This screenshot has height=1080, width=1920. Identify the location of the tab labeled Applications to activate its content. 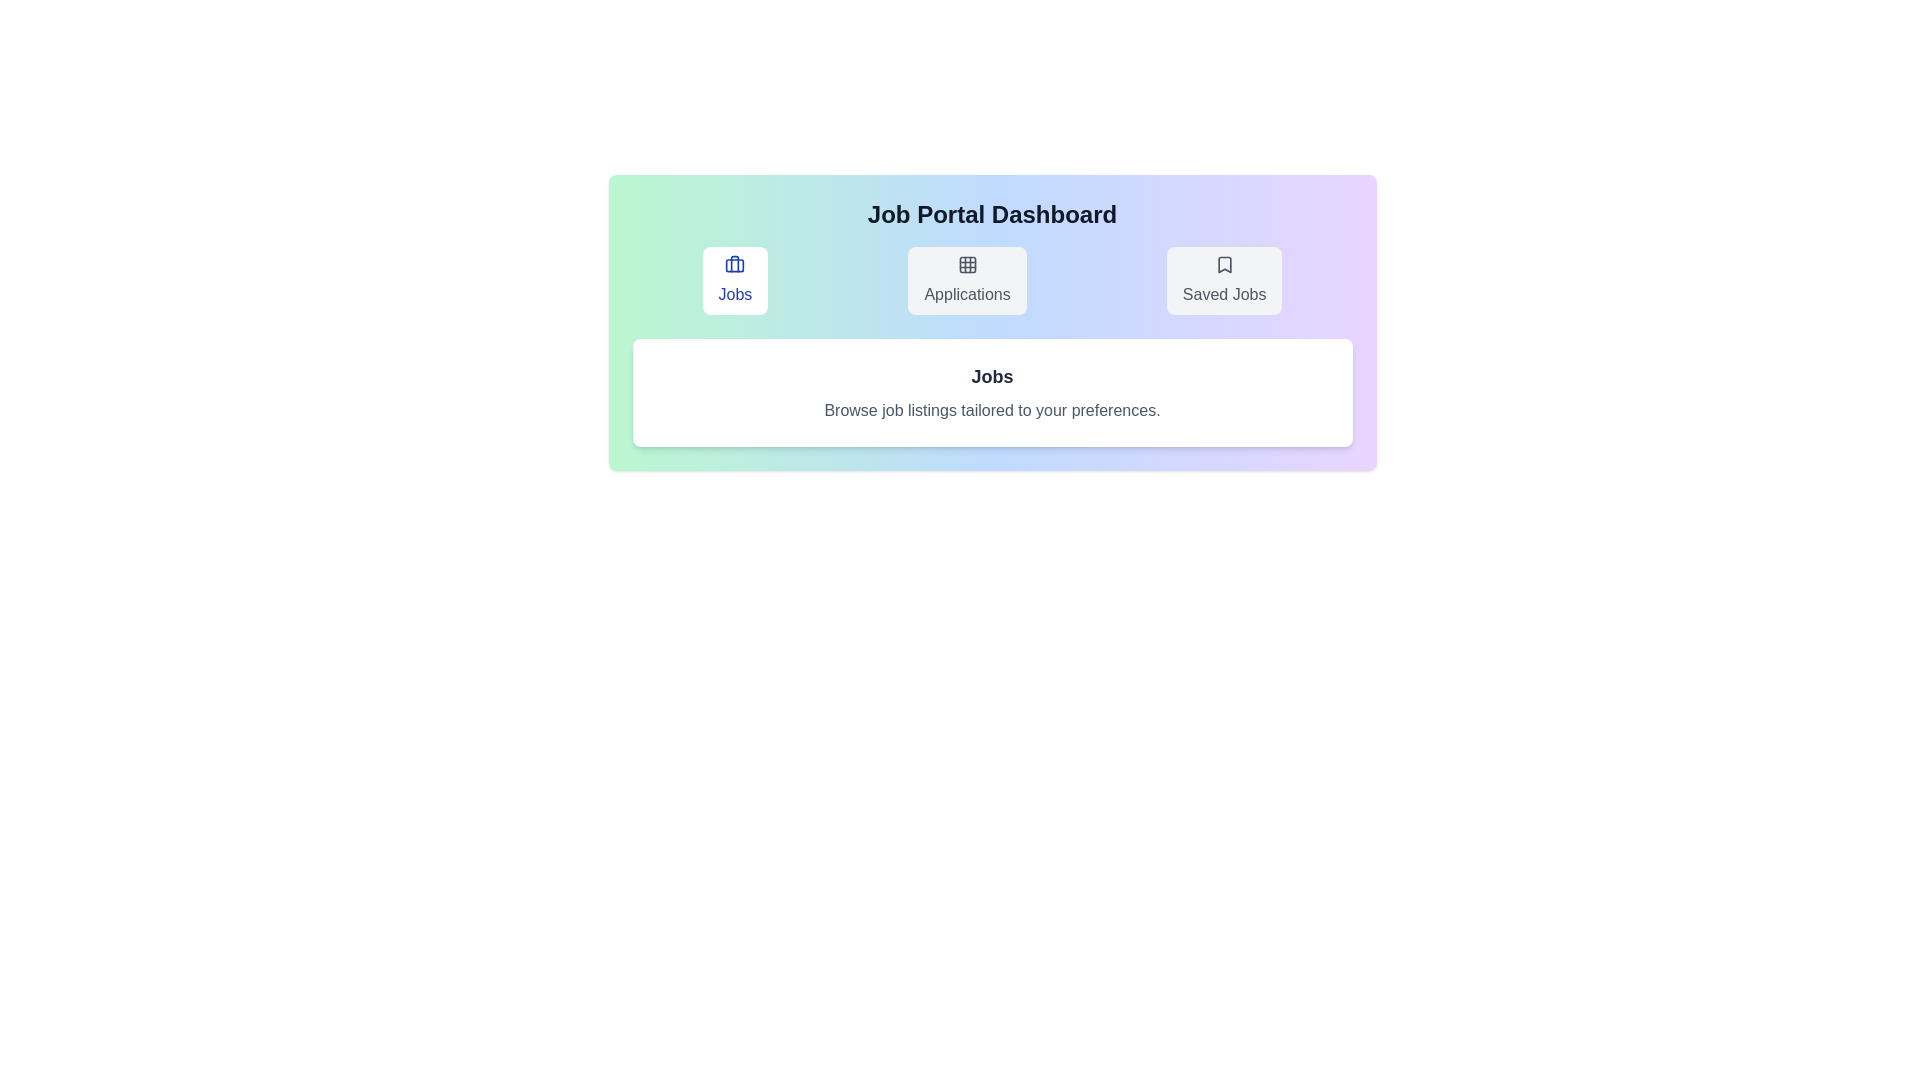
(966, 281).